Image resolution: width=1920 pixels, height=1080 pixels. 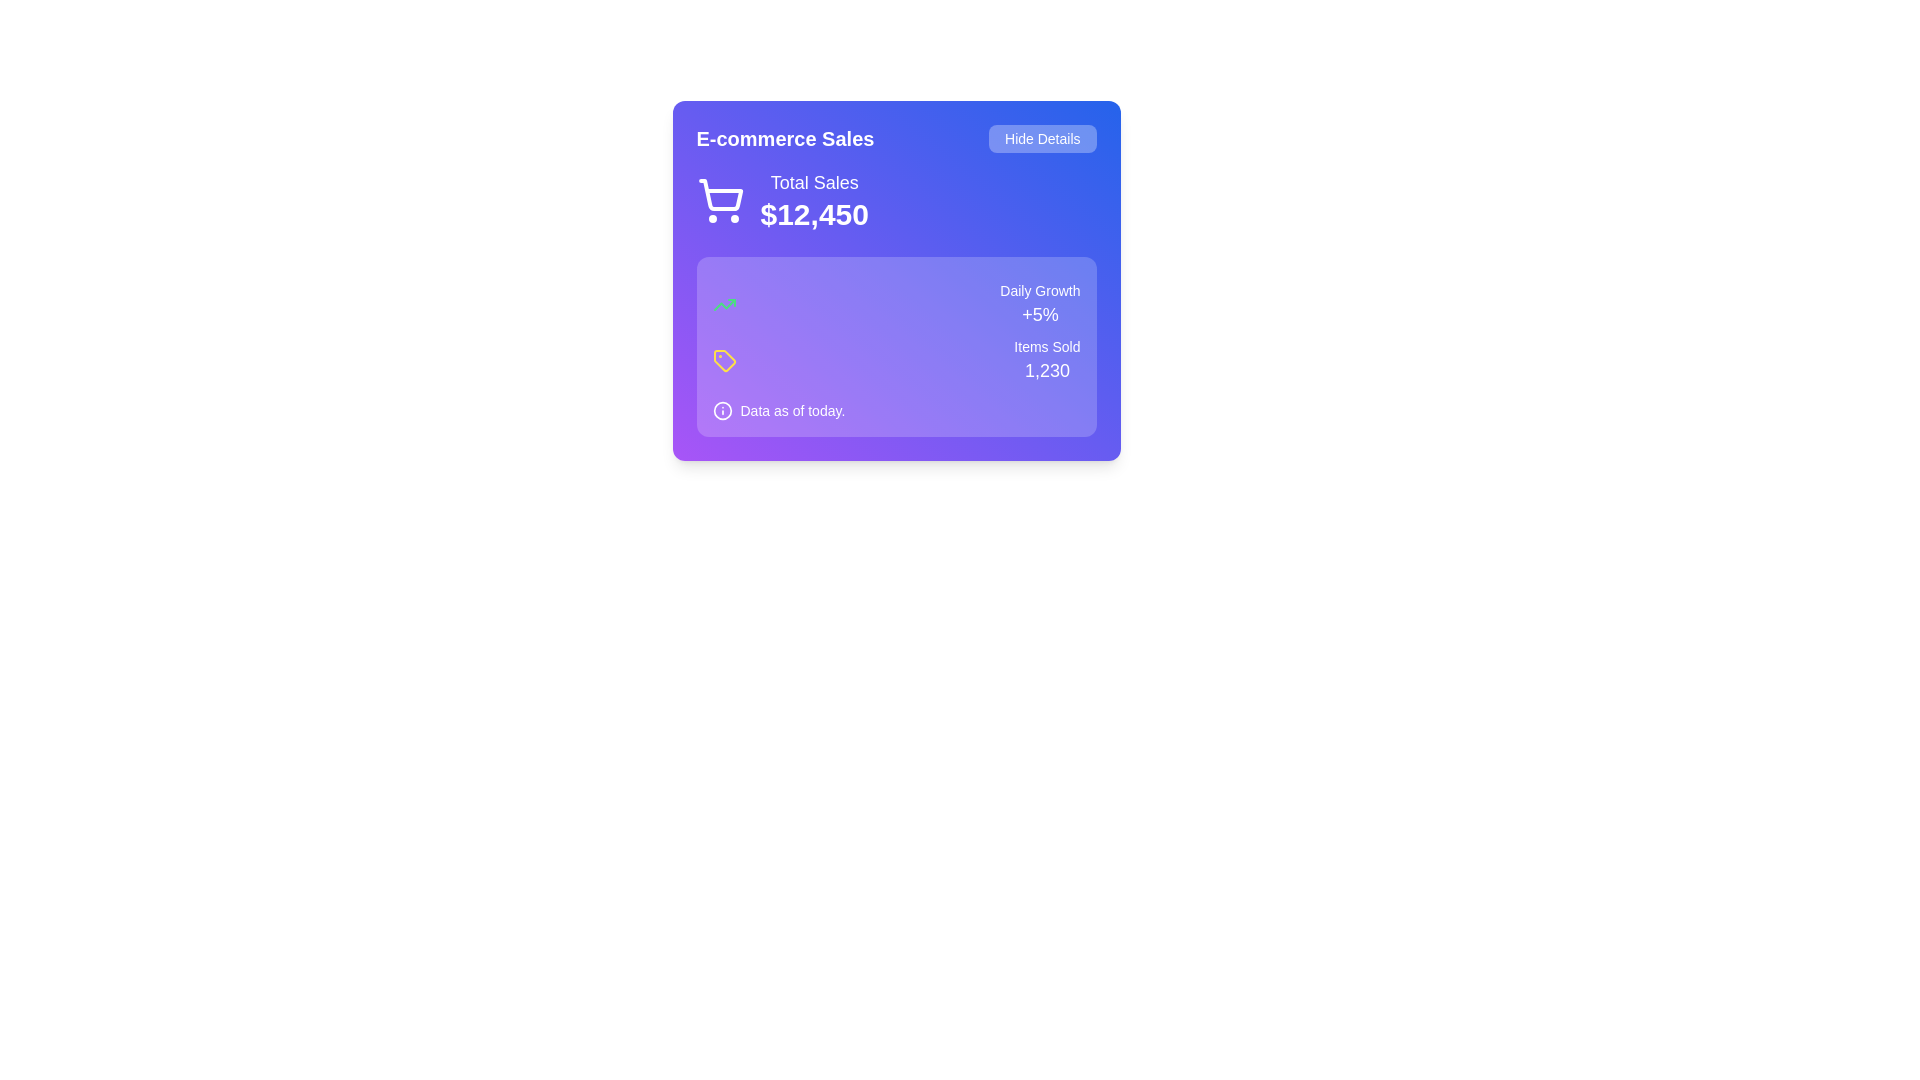 What do you see at coordinates (791, 410) in the screenshot?
I see `the text label displaying 'Data as of today.' positioned in the bottom-left section of the card interface, styled with 'text-sm' class` at bounding box center [791, 410].